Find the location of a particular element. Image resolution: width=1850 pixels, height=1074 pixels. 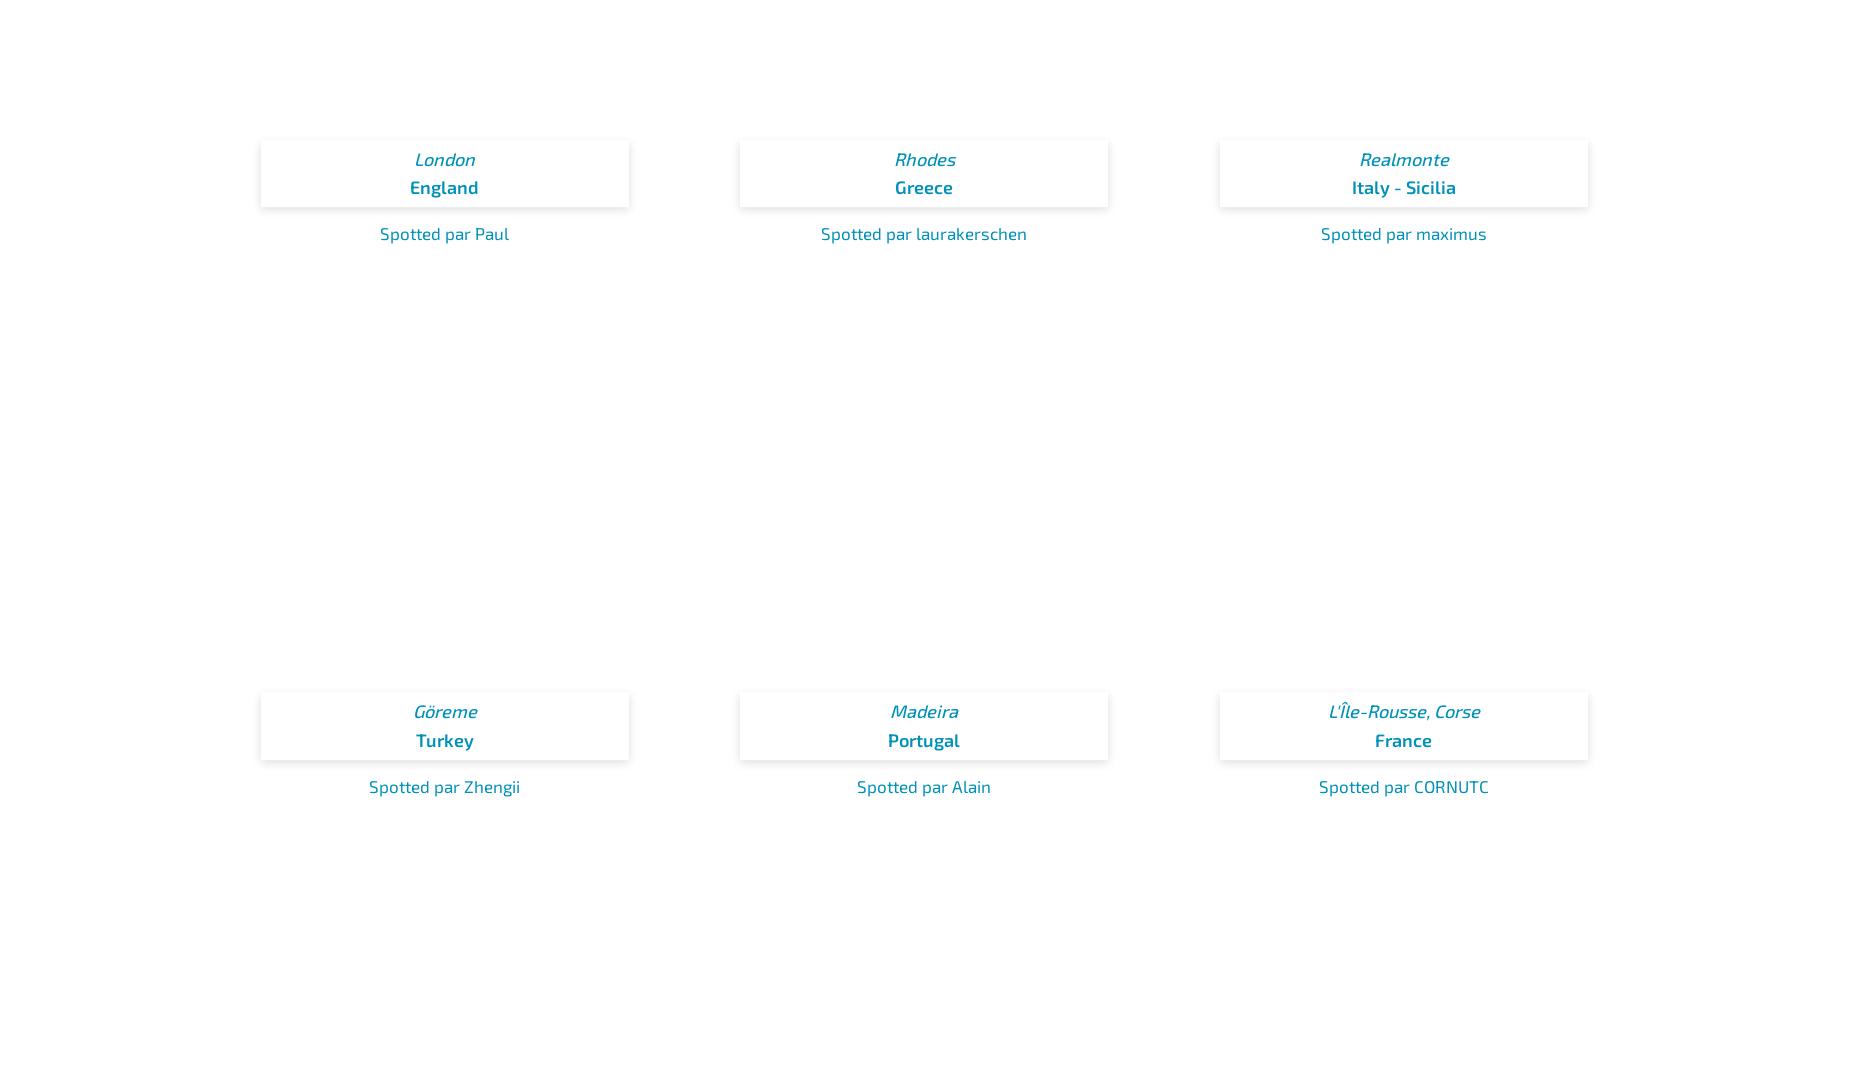

'Göreme' is located at coordinates (443, 710).